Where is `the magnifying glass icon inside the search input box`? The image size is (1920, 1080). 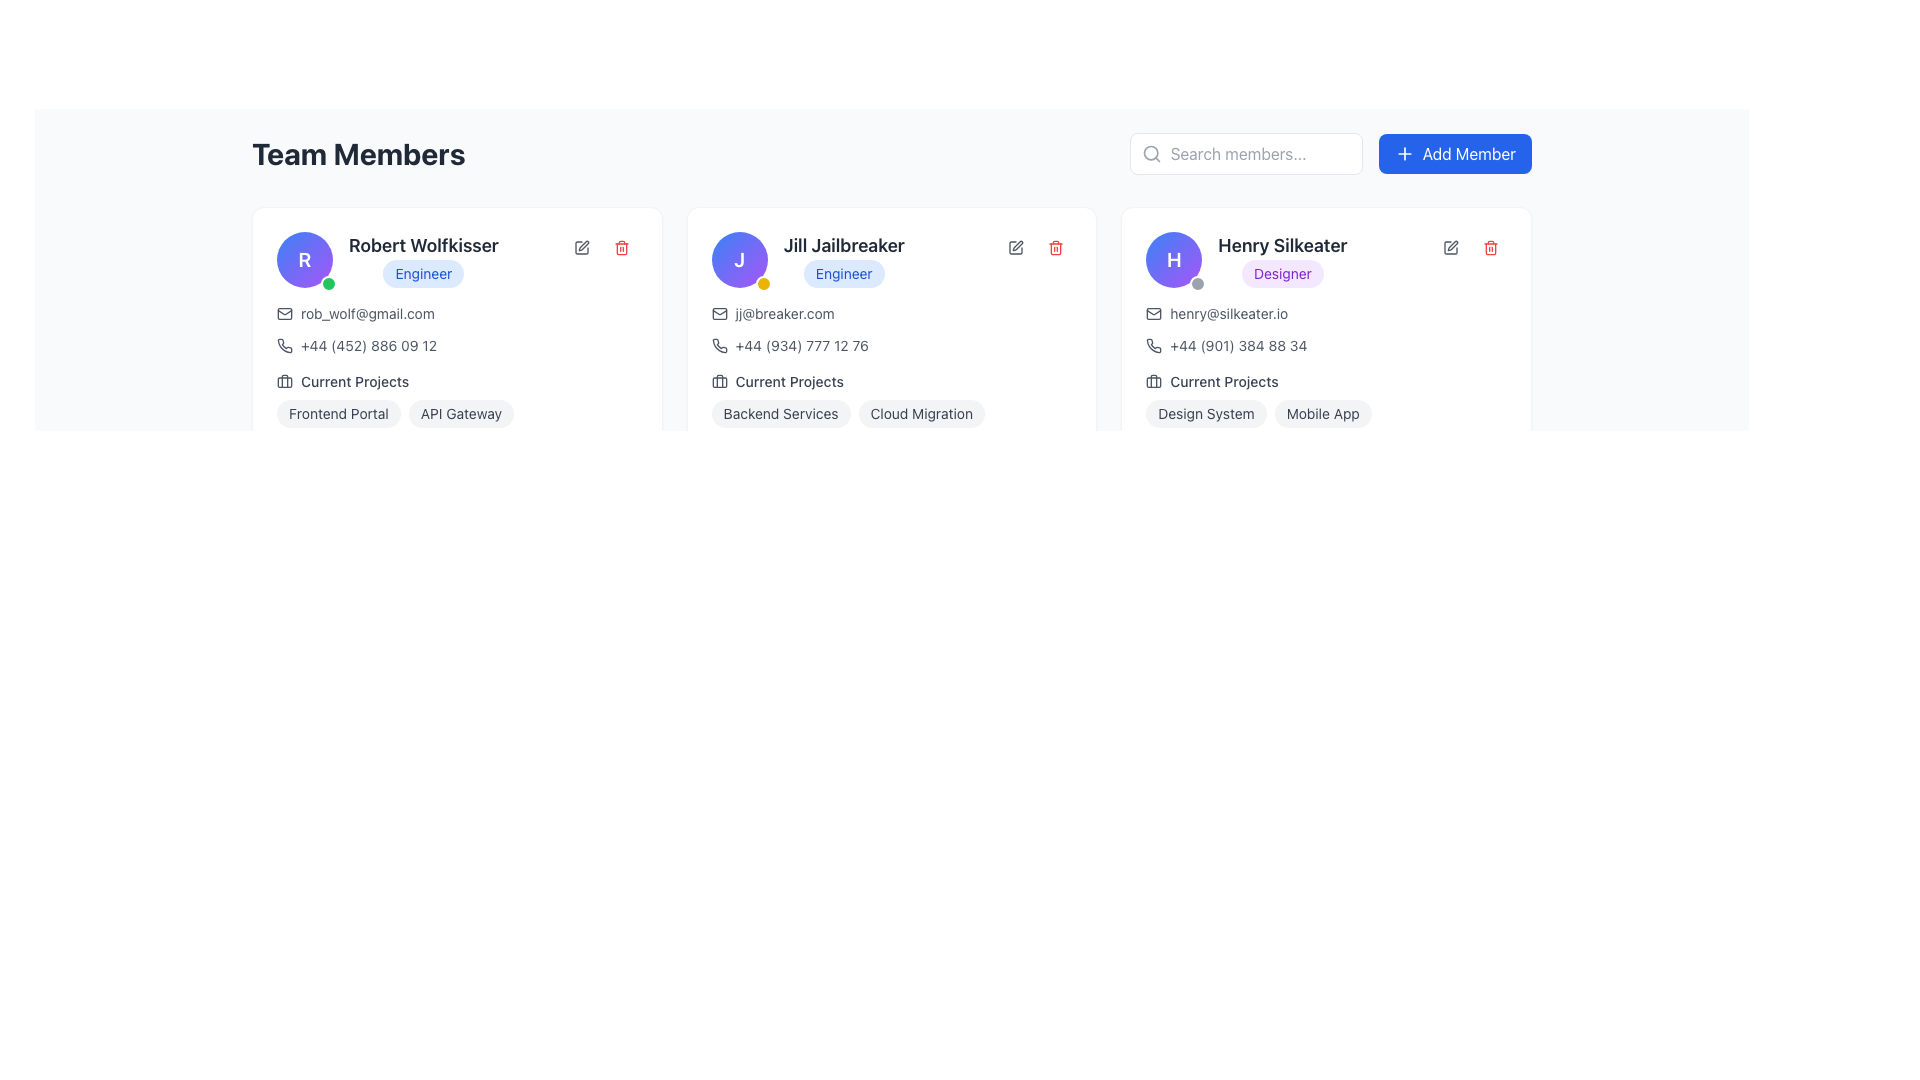
the magnifying glass icon inside the search input box is located at coordinates (1151, 153).